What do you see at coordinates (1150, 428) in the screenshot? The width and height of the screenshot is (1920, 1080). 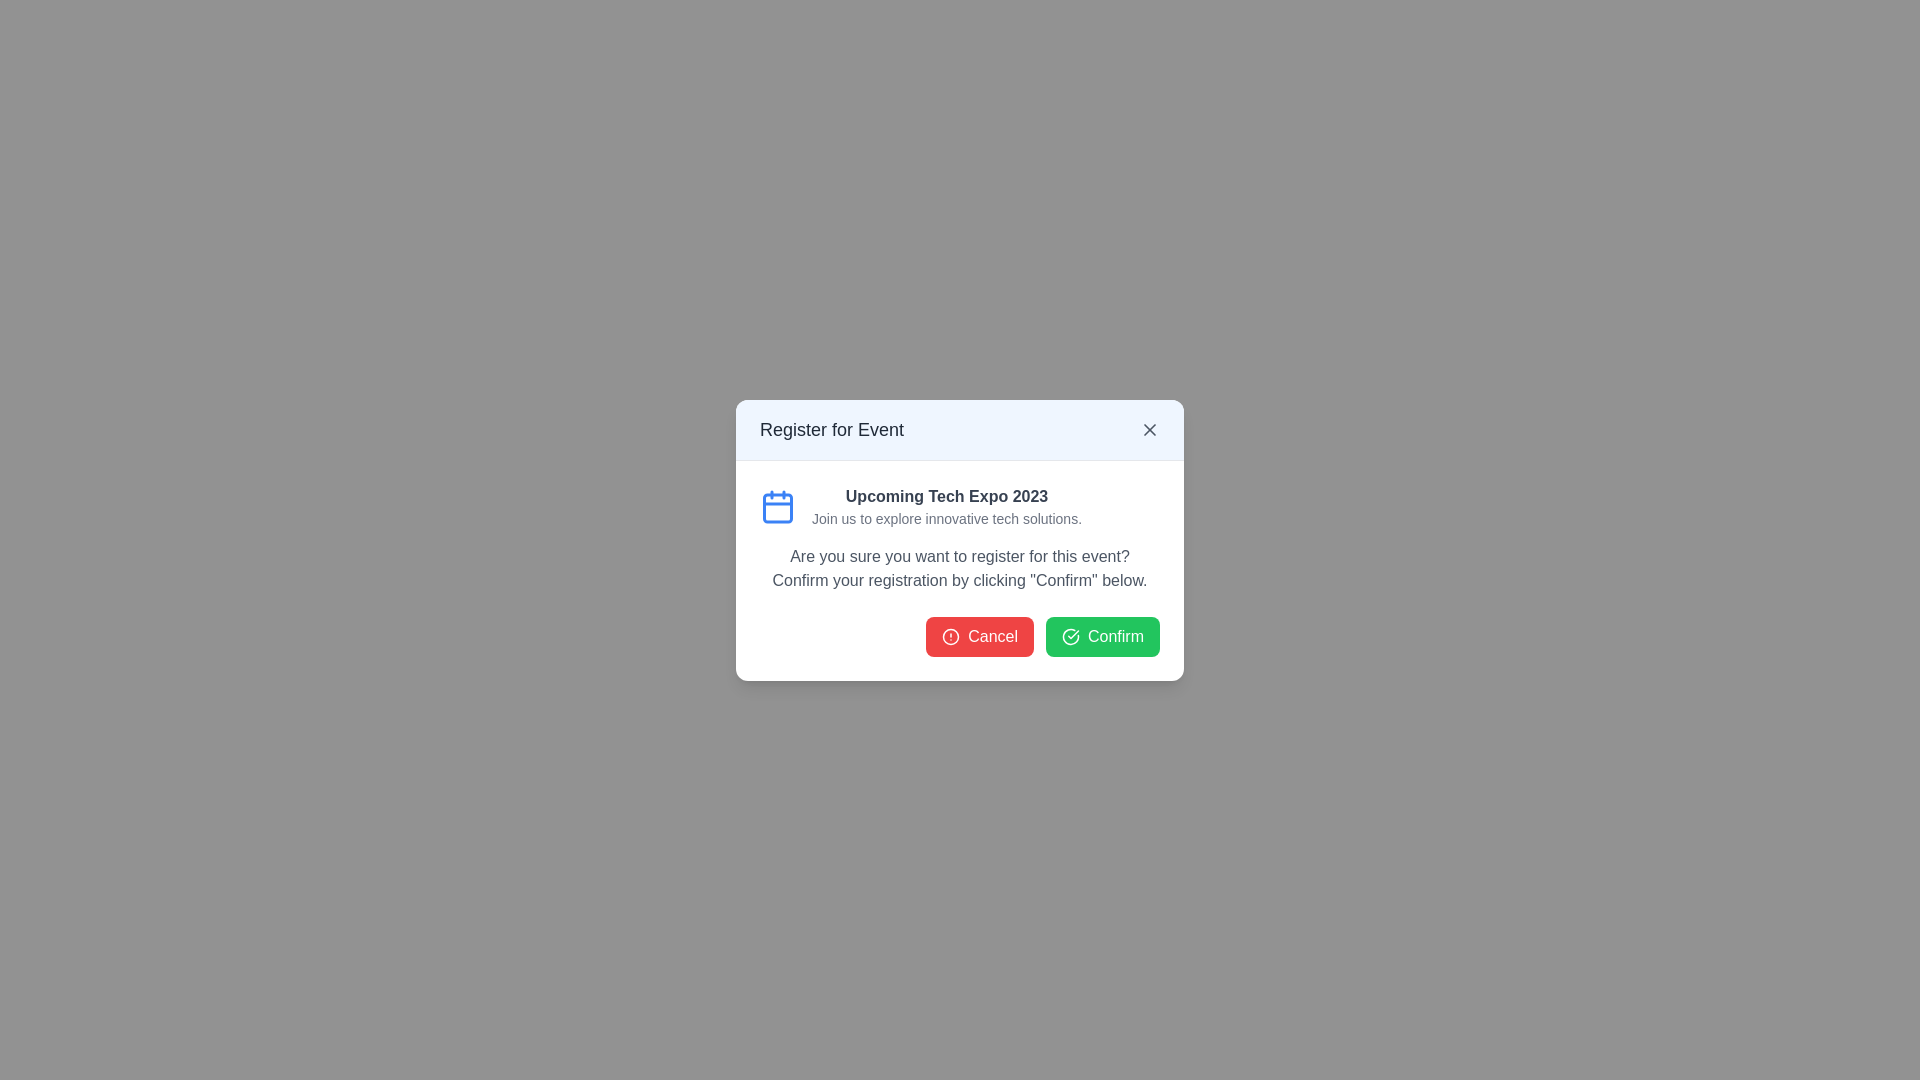 I see `the 'X' close icon located in the top-right corner of the 'Register for Event' dialog box` at bounding box center [1150, 428].